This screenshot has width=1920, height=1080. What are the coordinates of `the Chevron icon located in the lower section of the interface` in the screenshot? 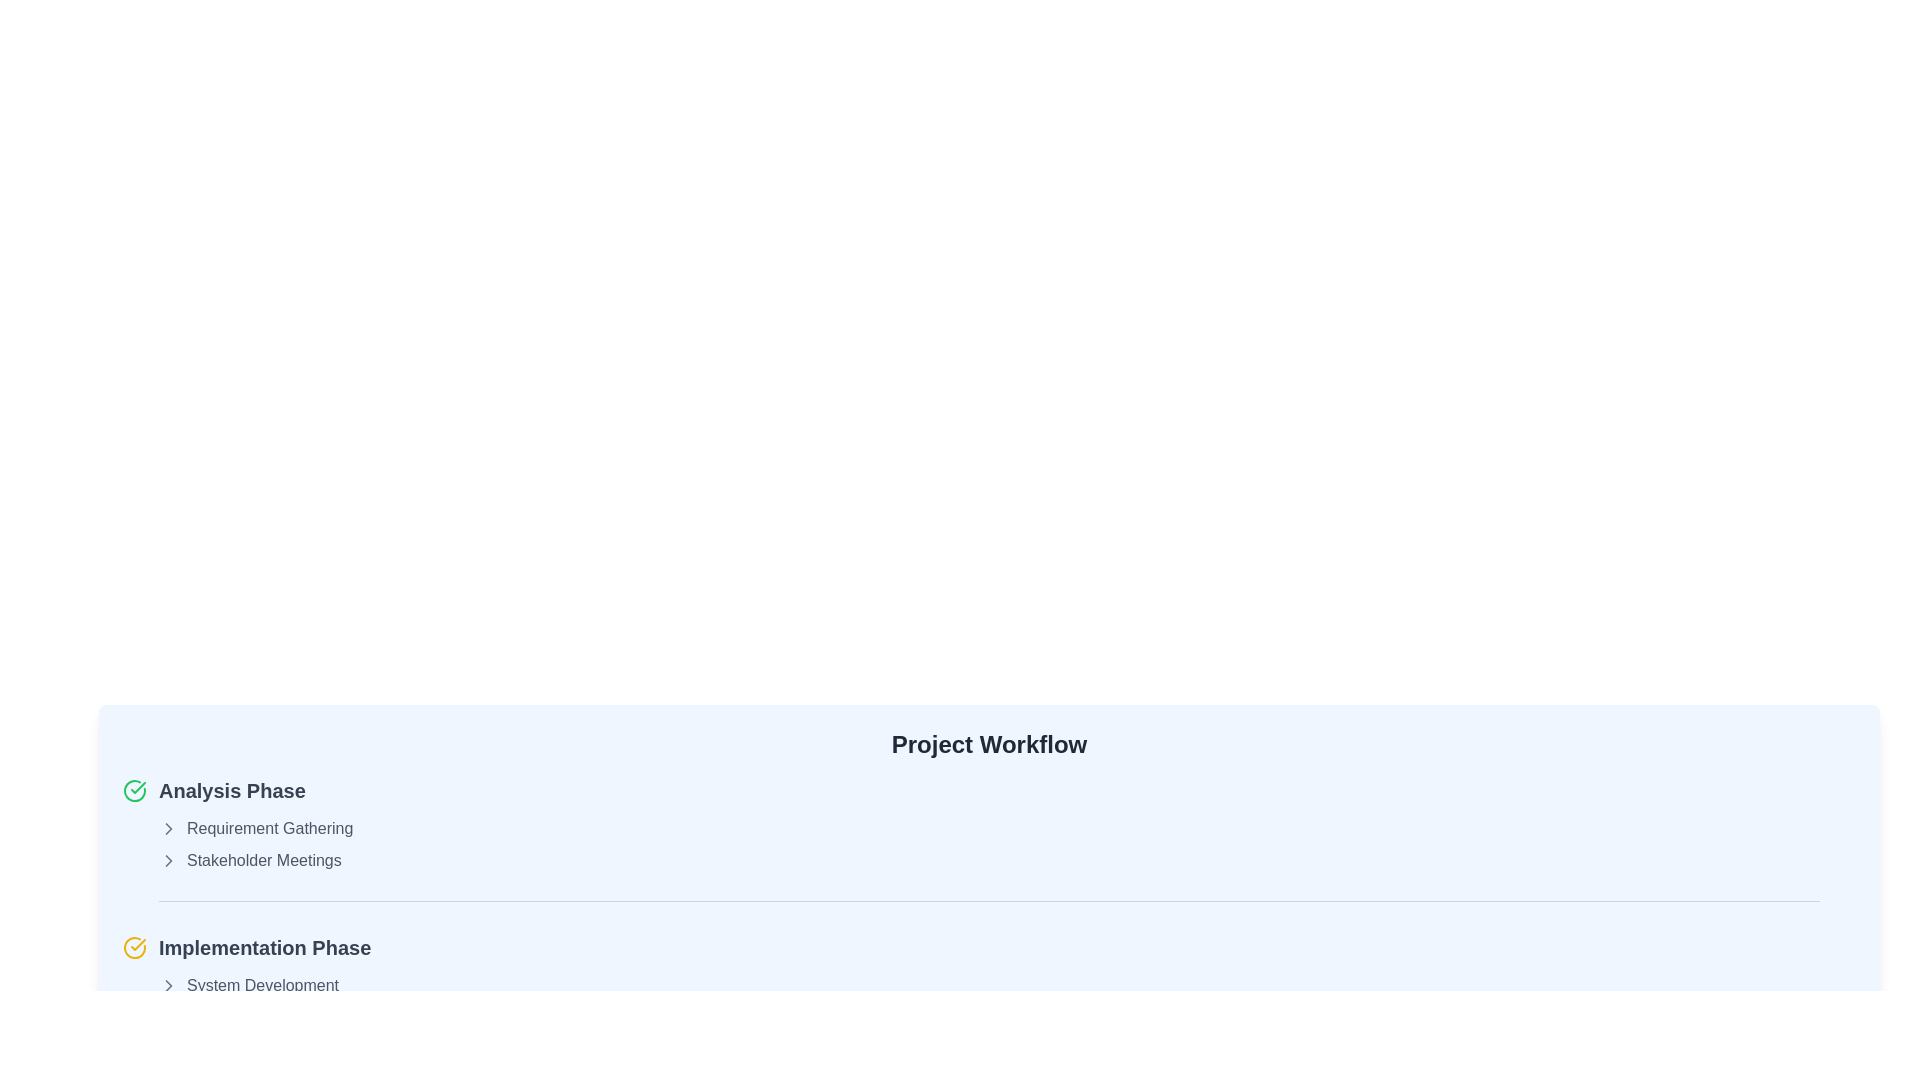 It's located at (168, 985).